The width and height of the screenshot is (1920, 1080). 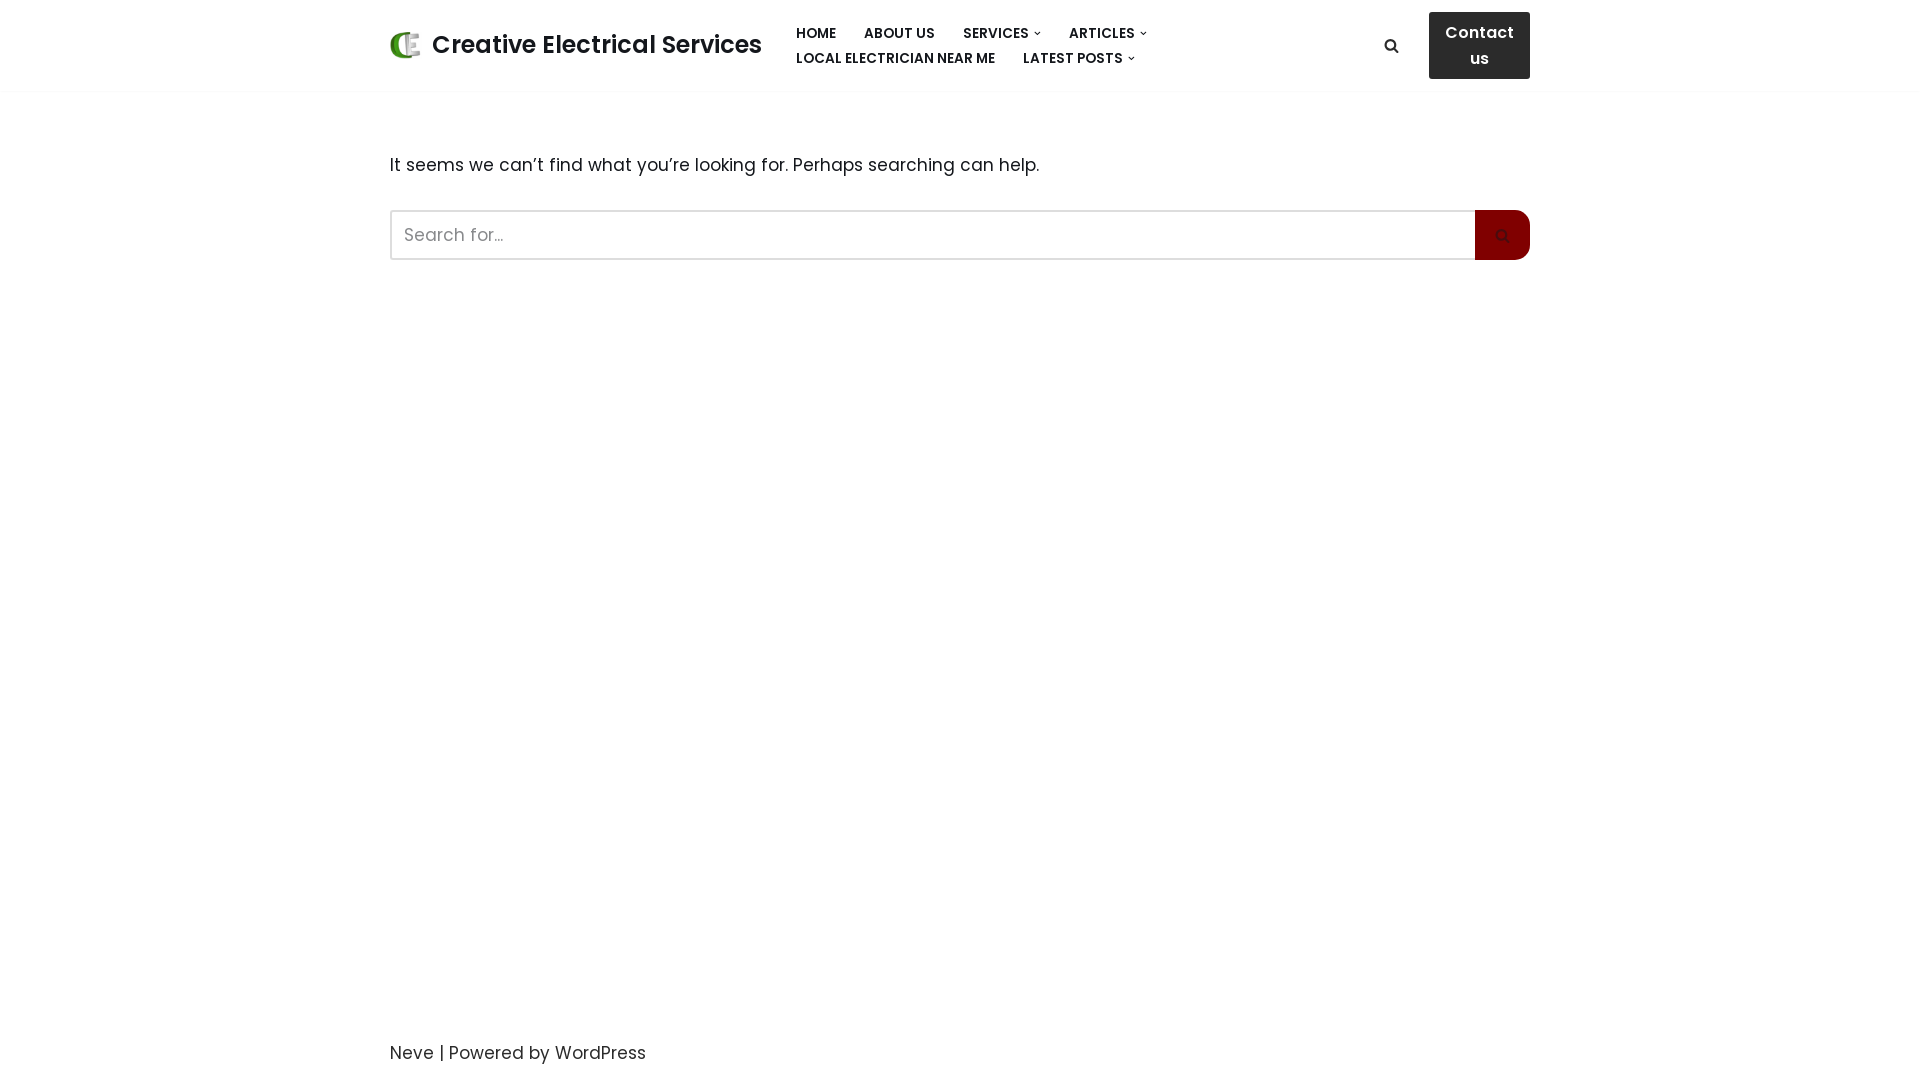 I want to click on 'SERVICES', so click(x=996, y=33).